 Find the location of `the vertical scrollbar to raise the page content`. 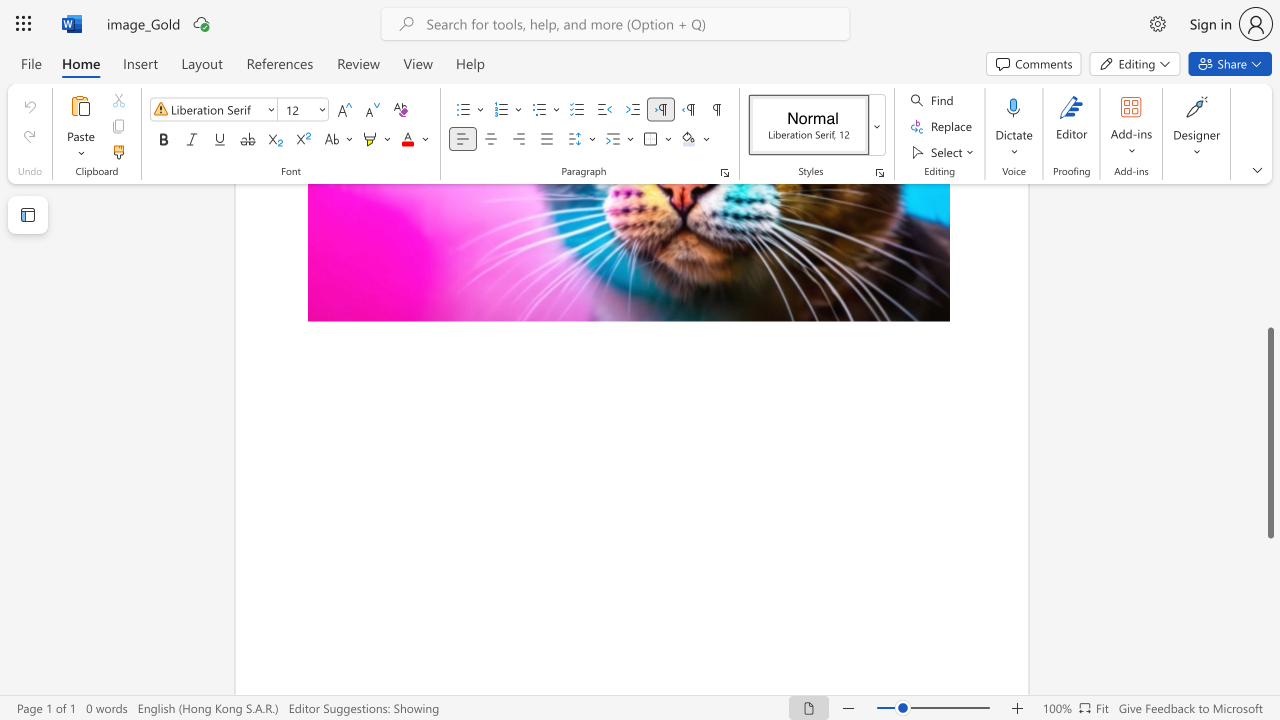

the vertical scrollbar to raise the page content is located at coordinates (1269, 290).